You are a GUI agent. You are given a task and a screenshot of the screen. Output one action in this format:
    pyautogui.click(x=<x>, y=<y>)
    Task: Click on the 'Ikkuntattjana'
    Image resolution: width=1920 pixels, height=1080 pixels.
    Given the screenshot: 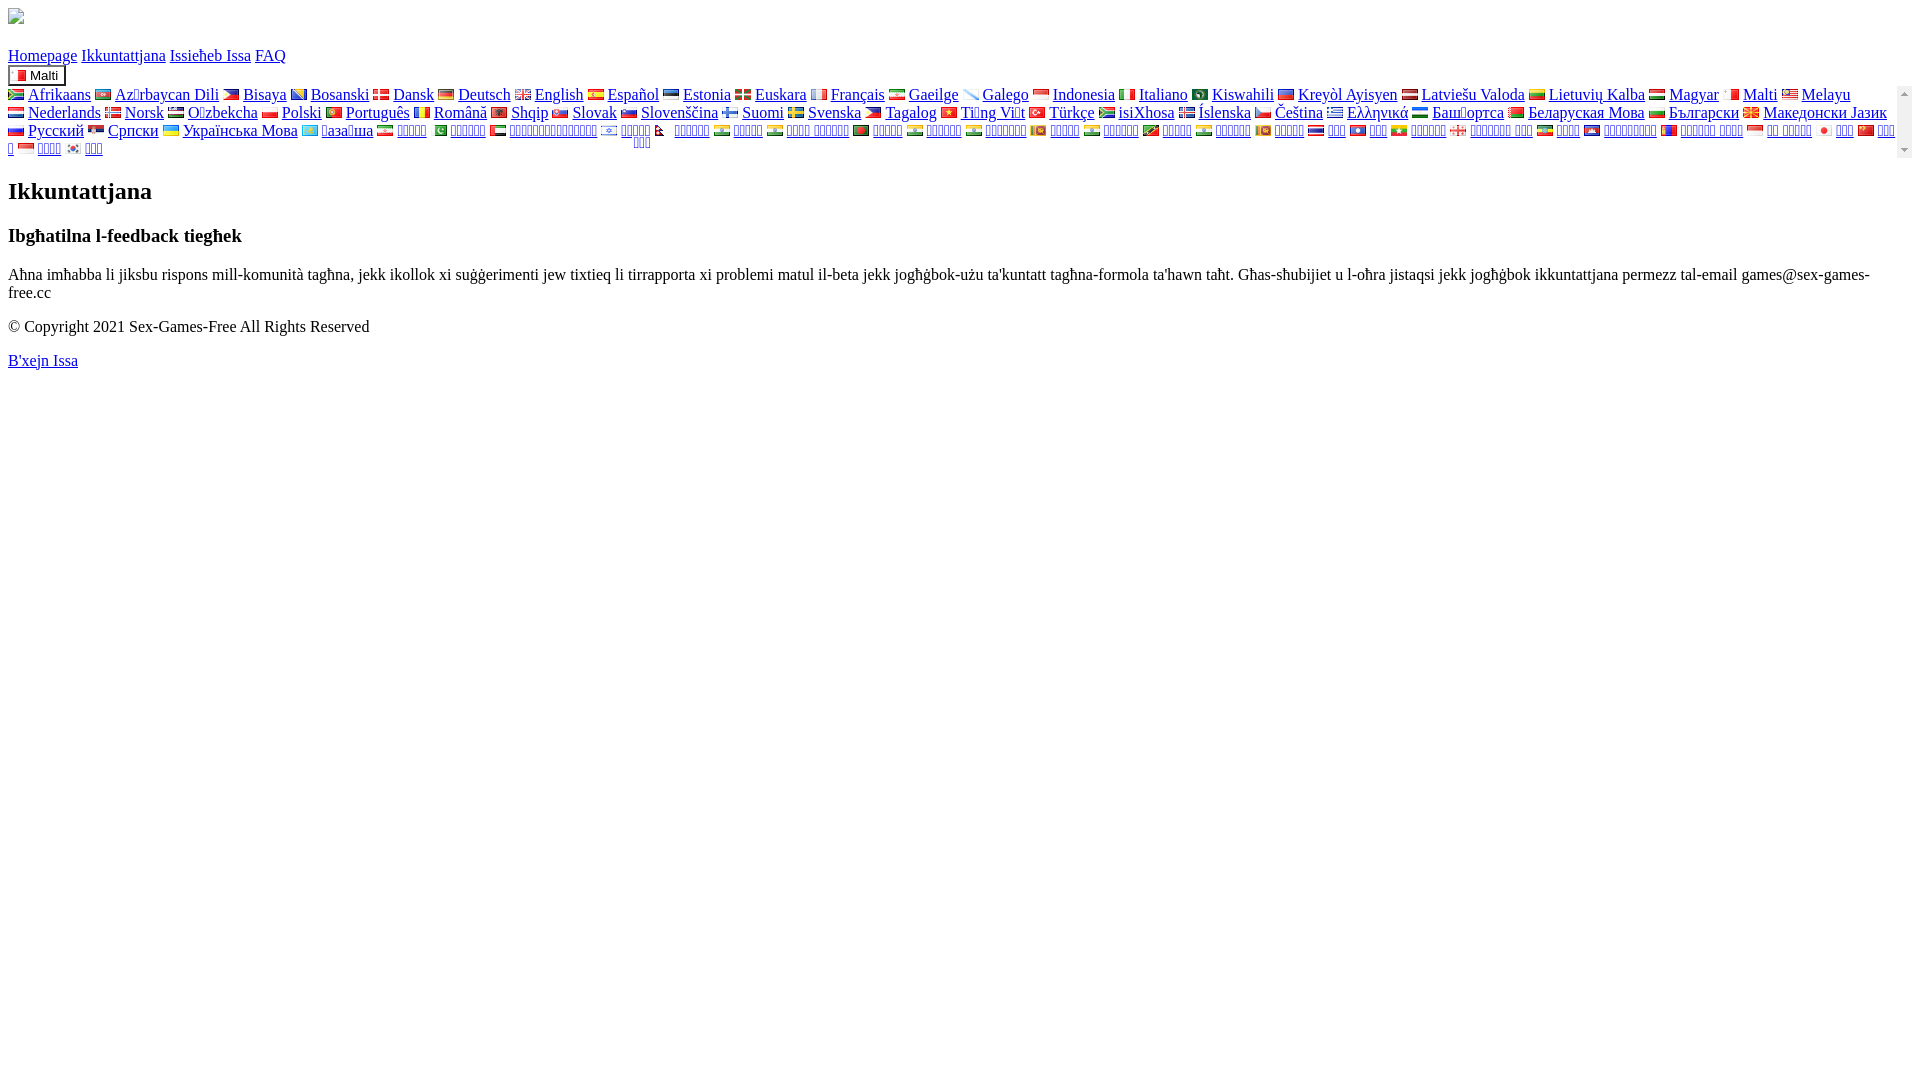 What is the action you would take?
    pyautogui.click(x=80, y=54)
    